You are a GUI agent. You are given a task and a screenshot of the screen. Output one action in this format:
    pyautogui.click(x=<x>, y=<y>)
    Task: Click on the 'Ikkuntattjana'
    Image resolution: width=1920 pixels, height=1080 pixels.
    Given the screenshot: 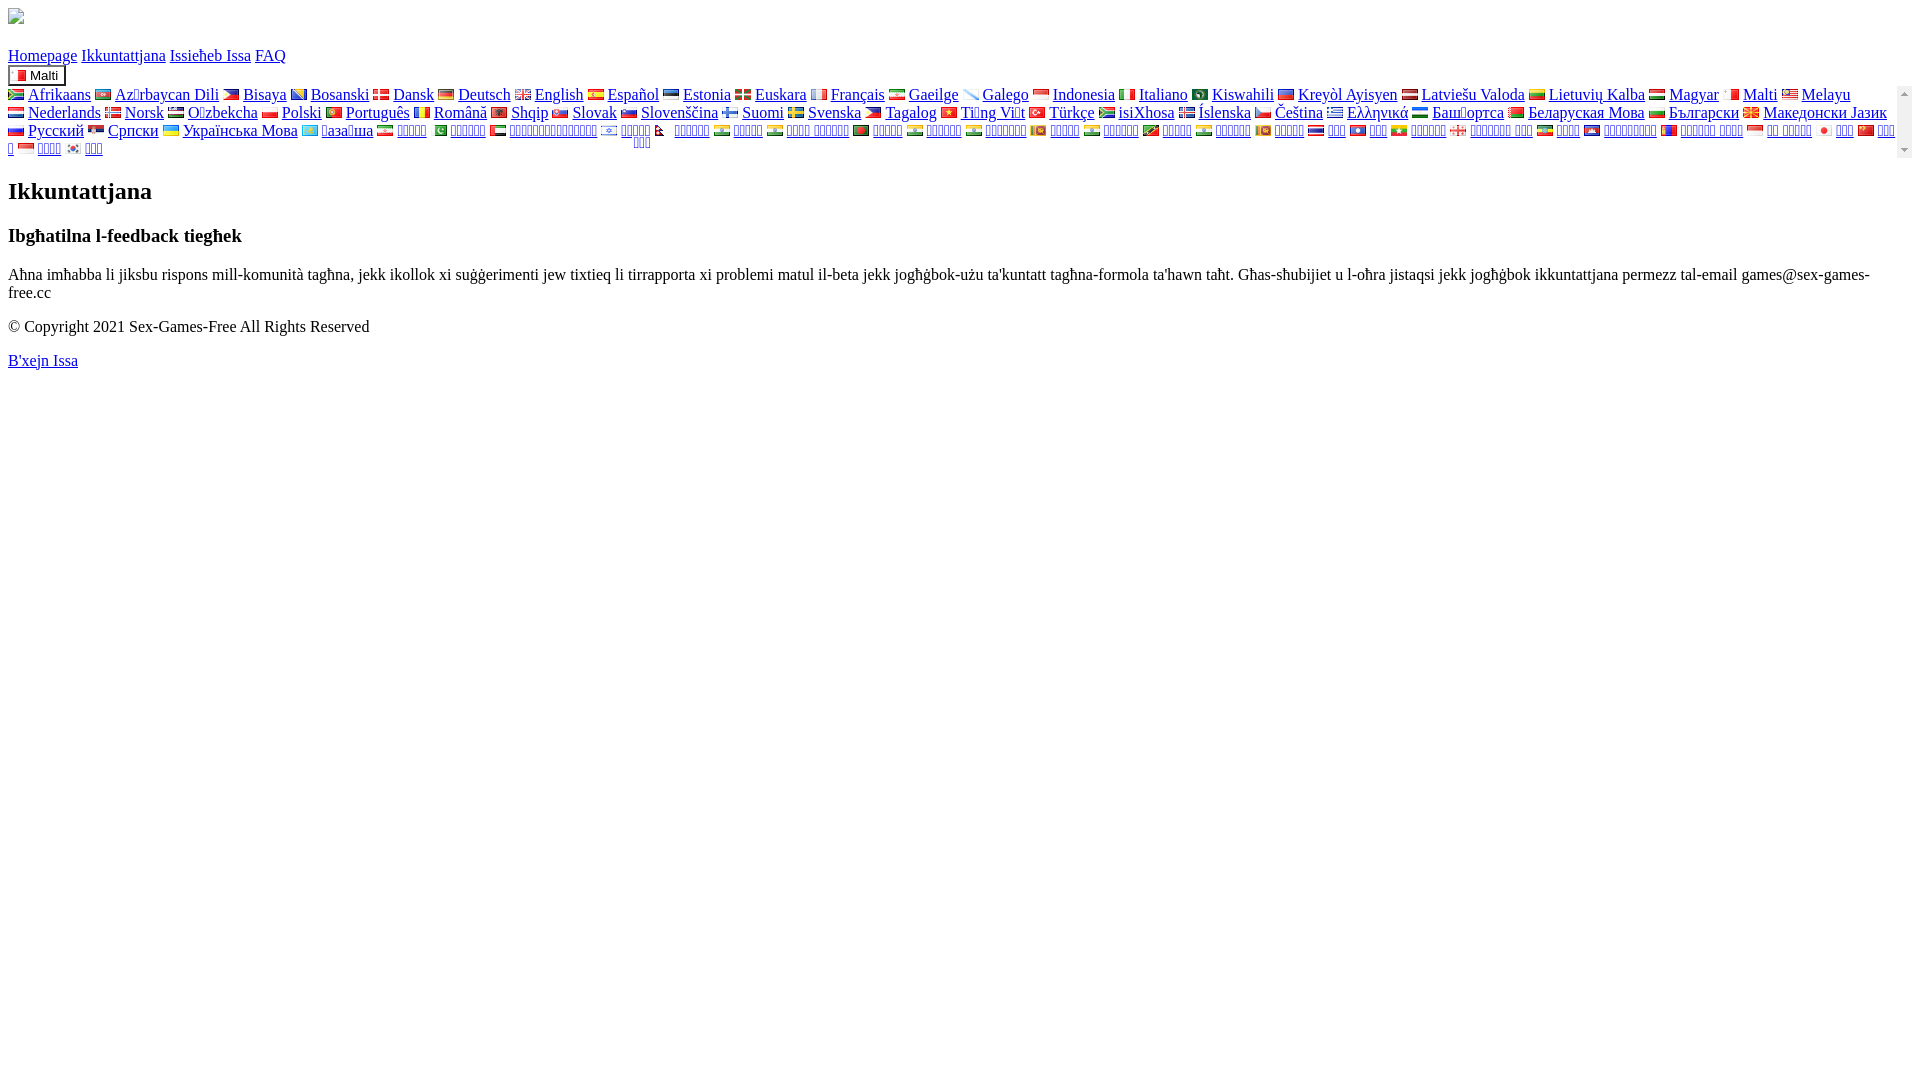 What is the action you would take?
    pyautogui.click(x=80, y=54)
    